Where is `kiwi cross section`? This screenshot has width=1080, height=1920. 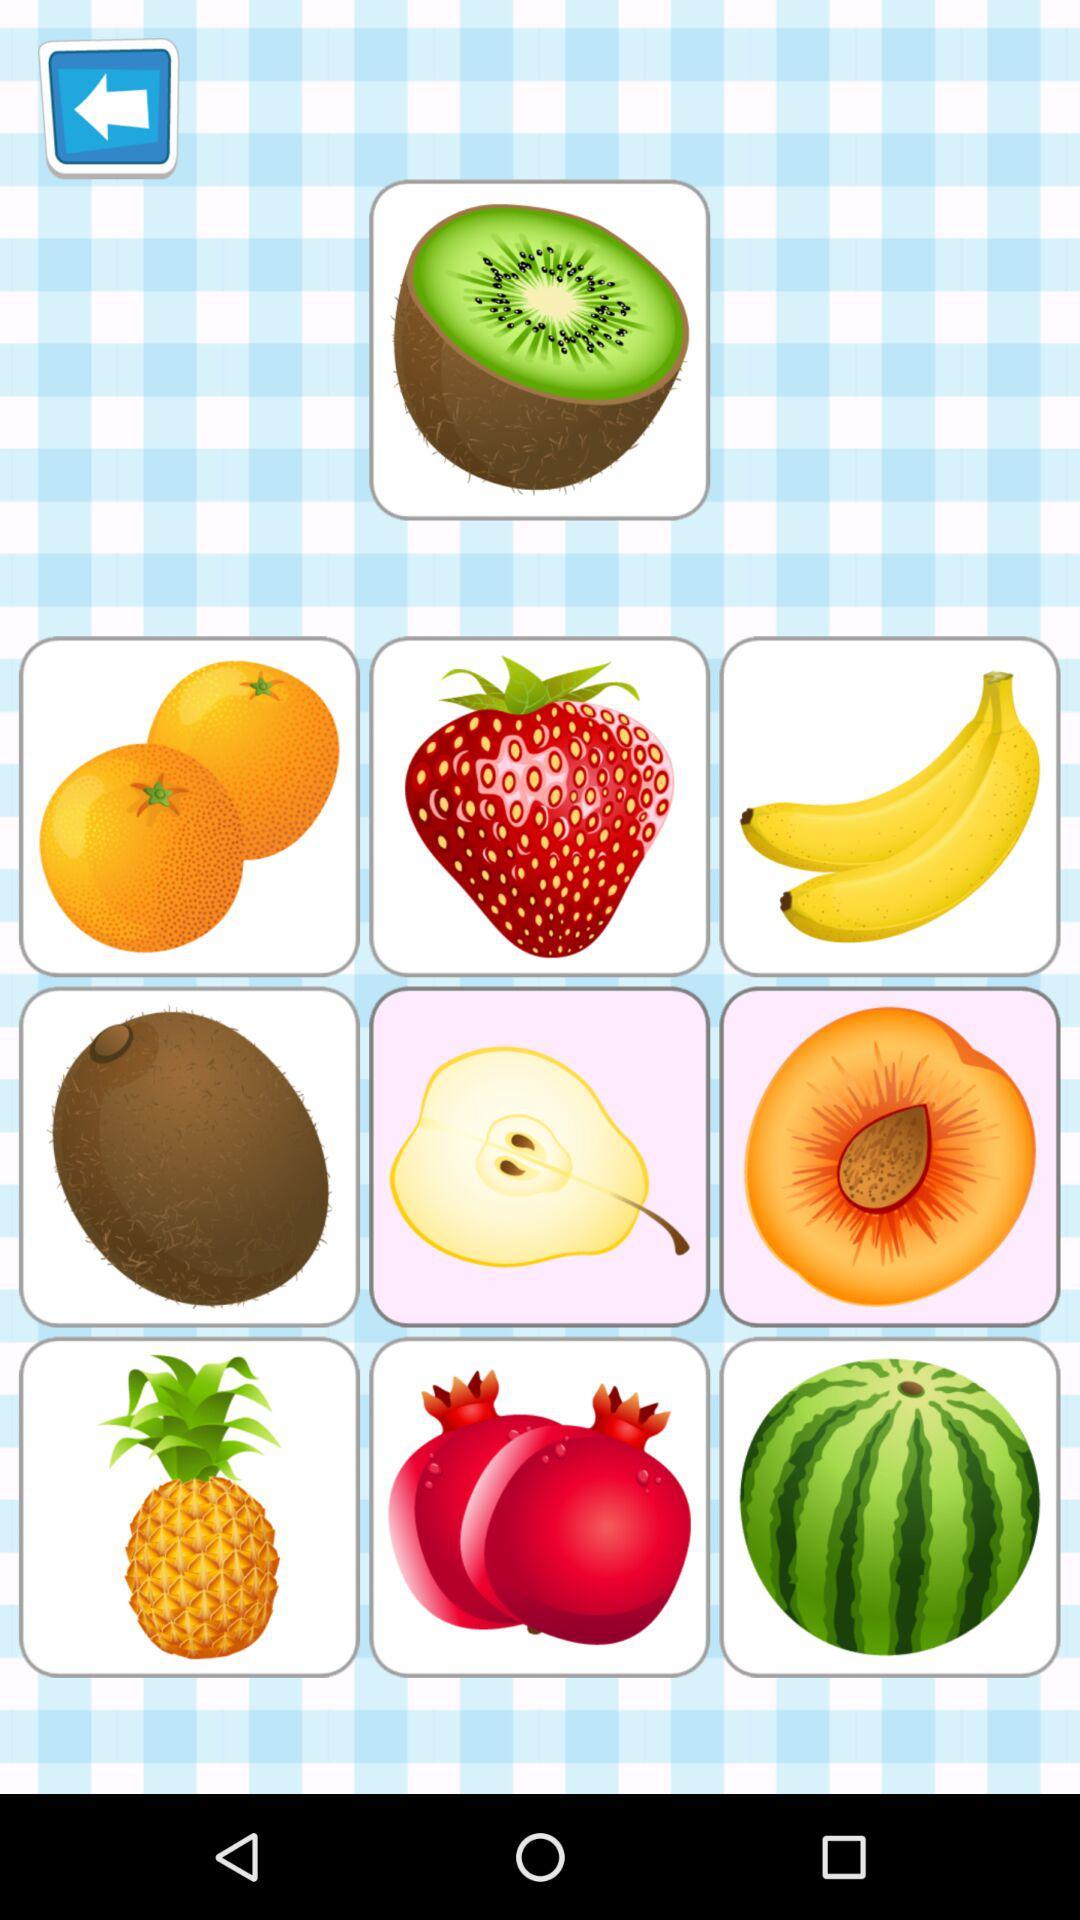 kiwi cross section is located at coordinates (538, 349).